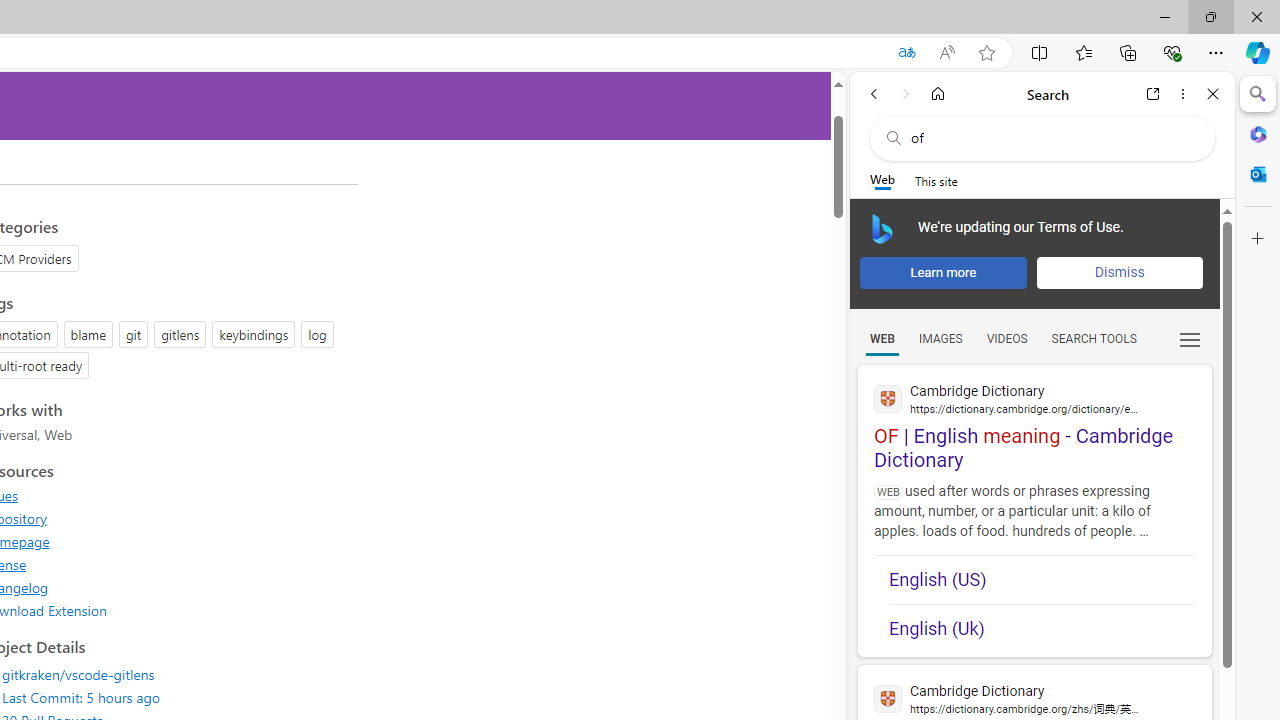 This screenshot has height=720, width=1280. I want to click on 'Search Filter, IMAGES', so click(939, 338).